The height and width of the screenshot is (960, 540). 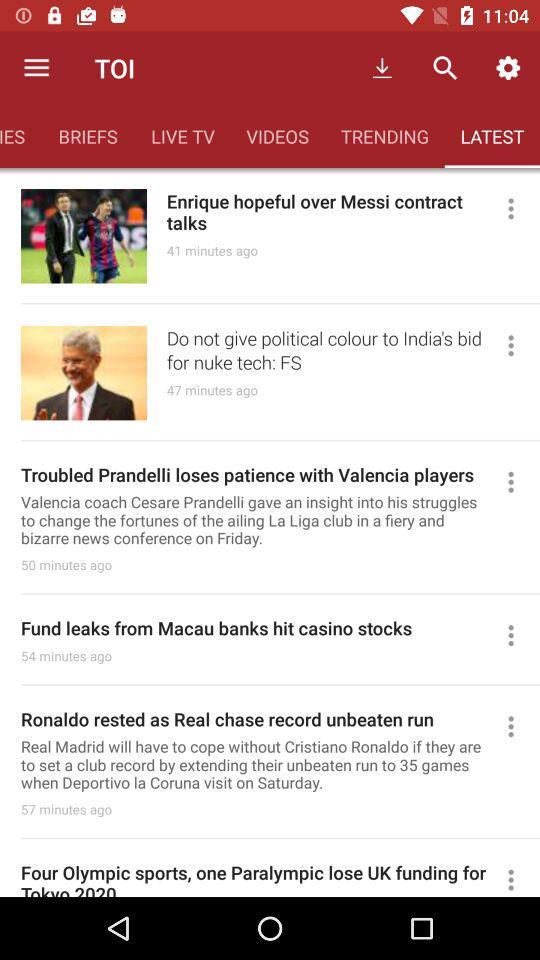 I want to click on open article options, so click(x=519, y=877).